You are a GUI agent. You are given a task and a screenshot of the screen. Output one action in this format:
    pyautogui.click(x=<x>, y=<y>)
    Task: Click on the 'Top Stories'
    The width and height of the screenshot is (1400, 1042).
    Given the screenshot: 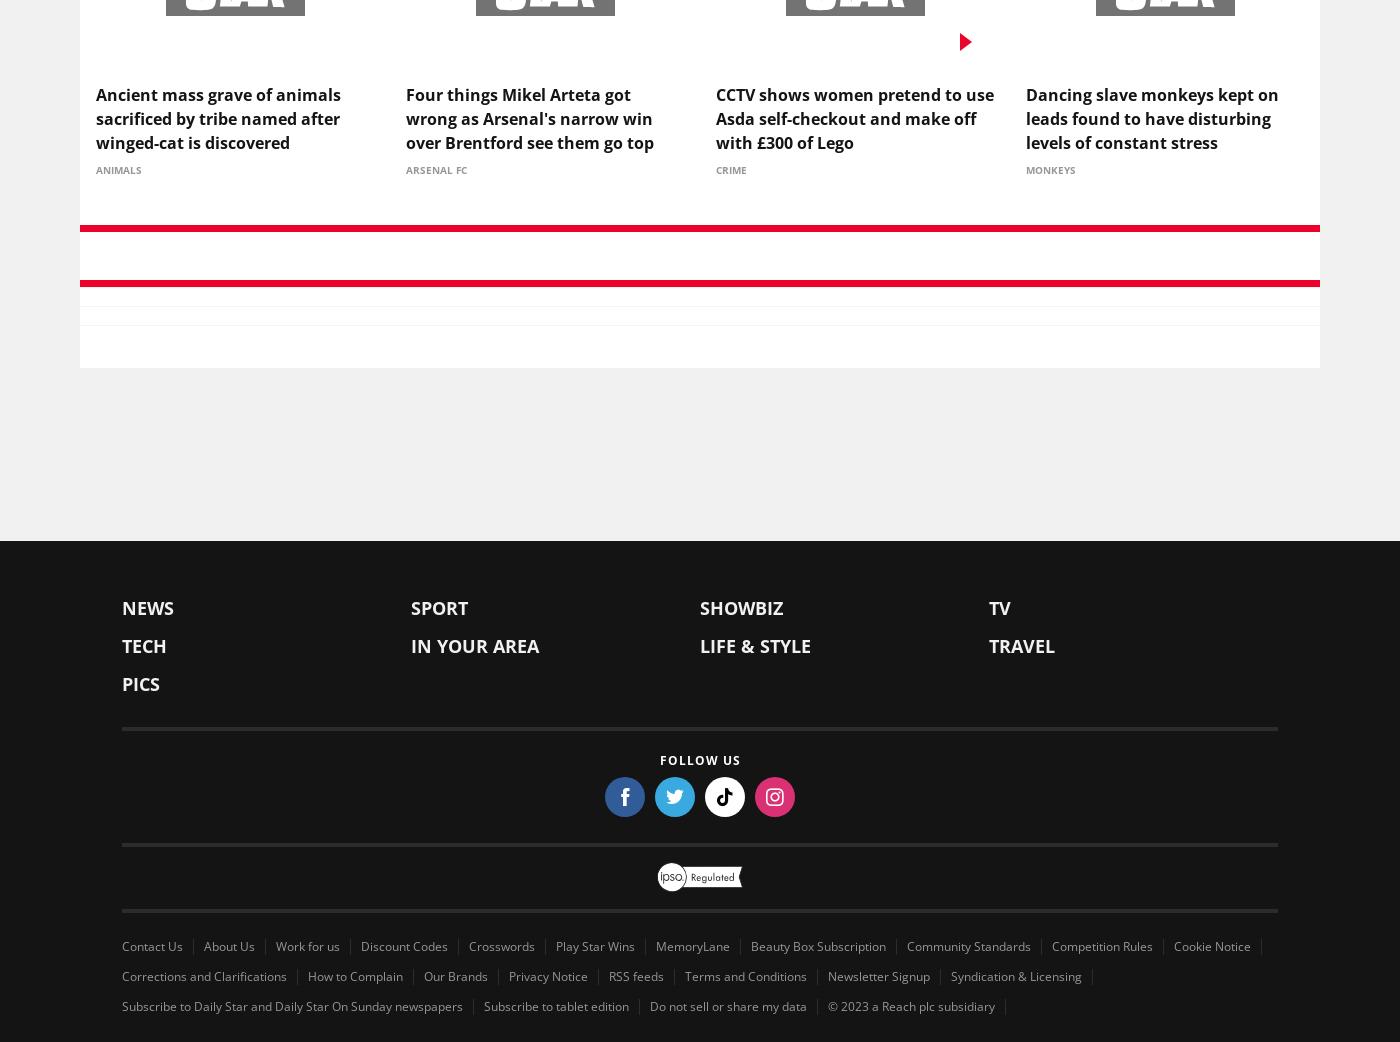 What is the action you would take?
    pyautogui.click(x=112, y=223)
    